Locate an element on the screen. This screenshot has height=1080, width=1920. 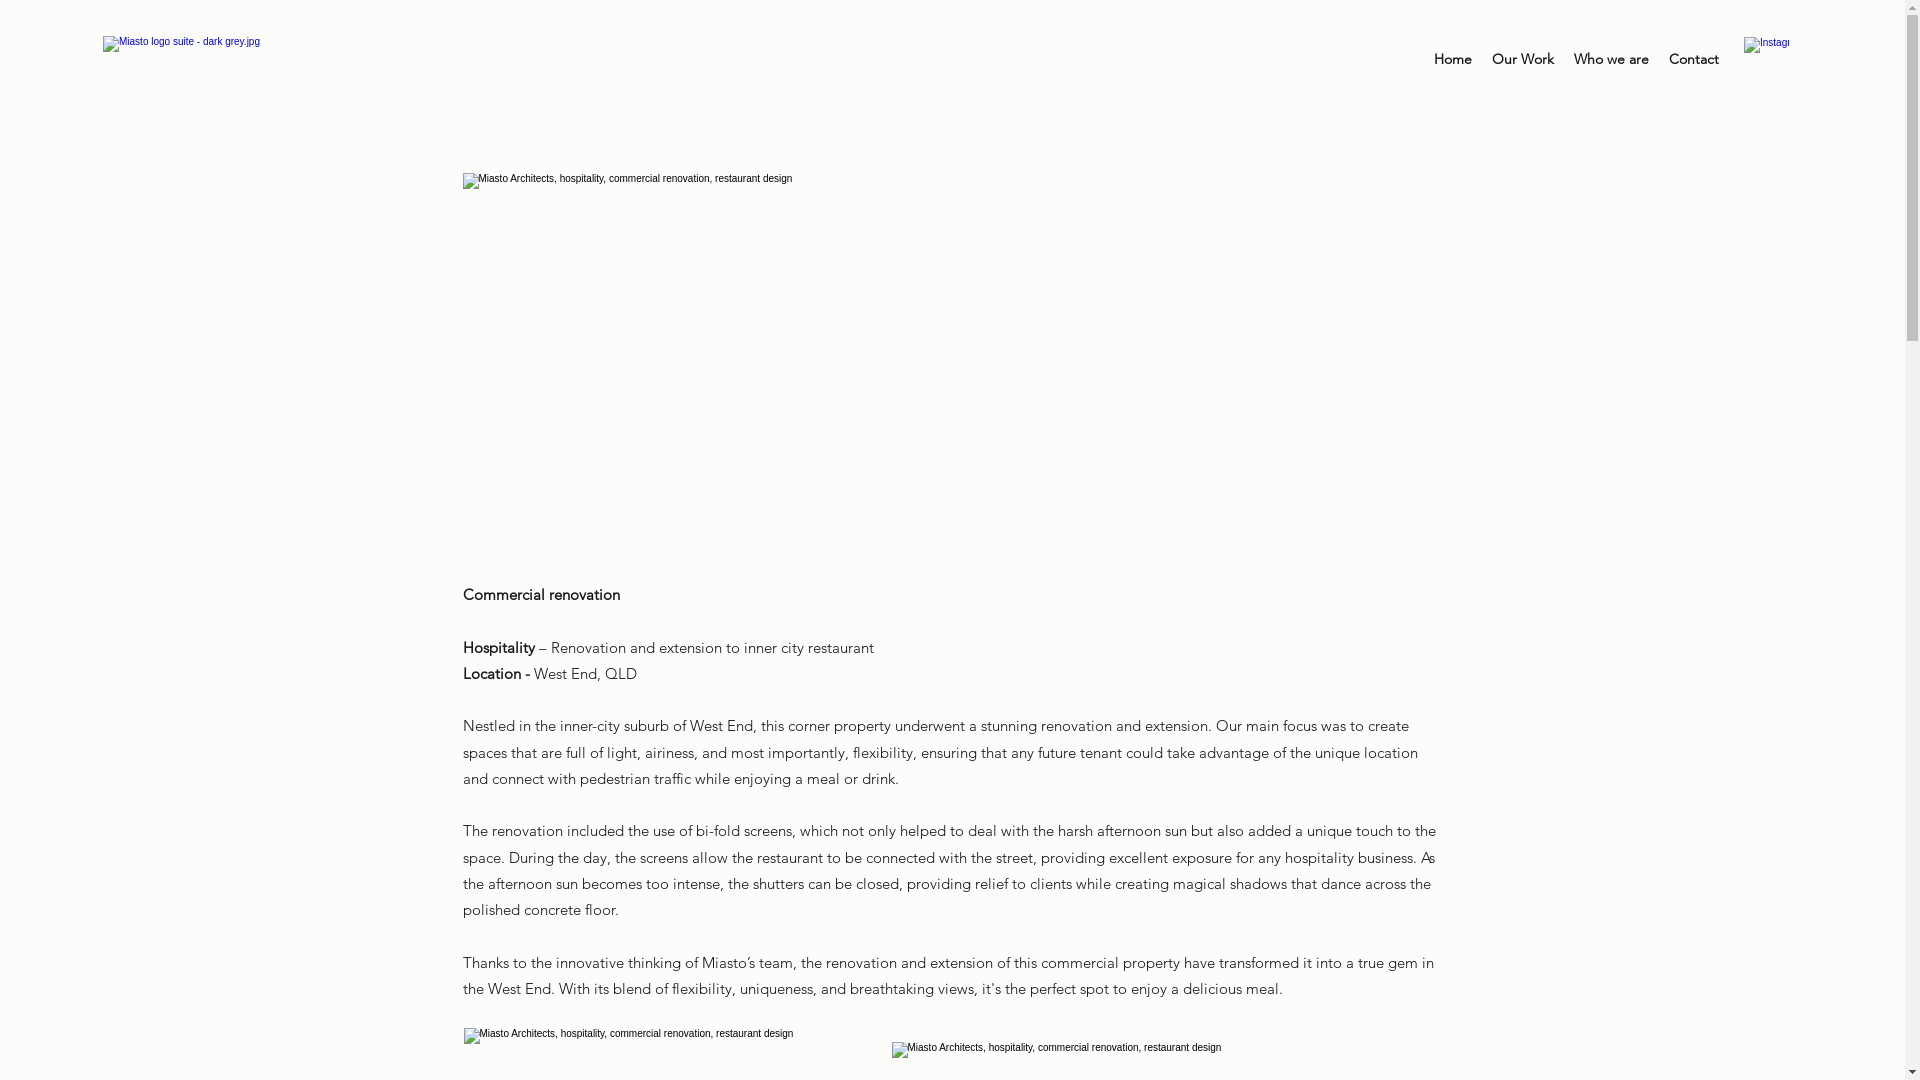
'Who we are' is located at coordinates (1611, 58).